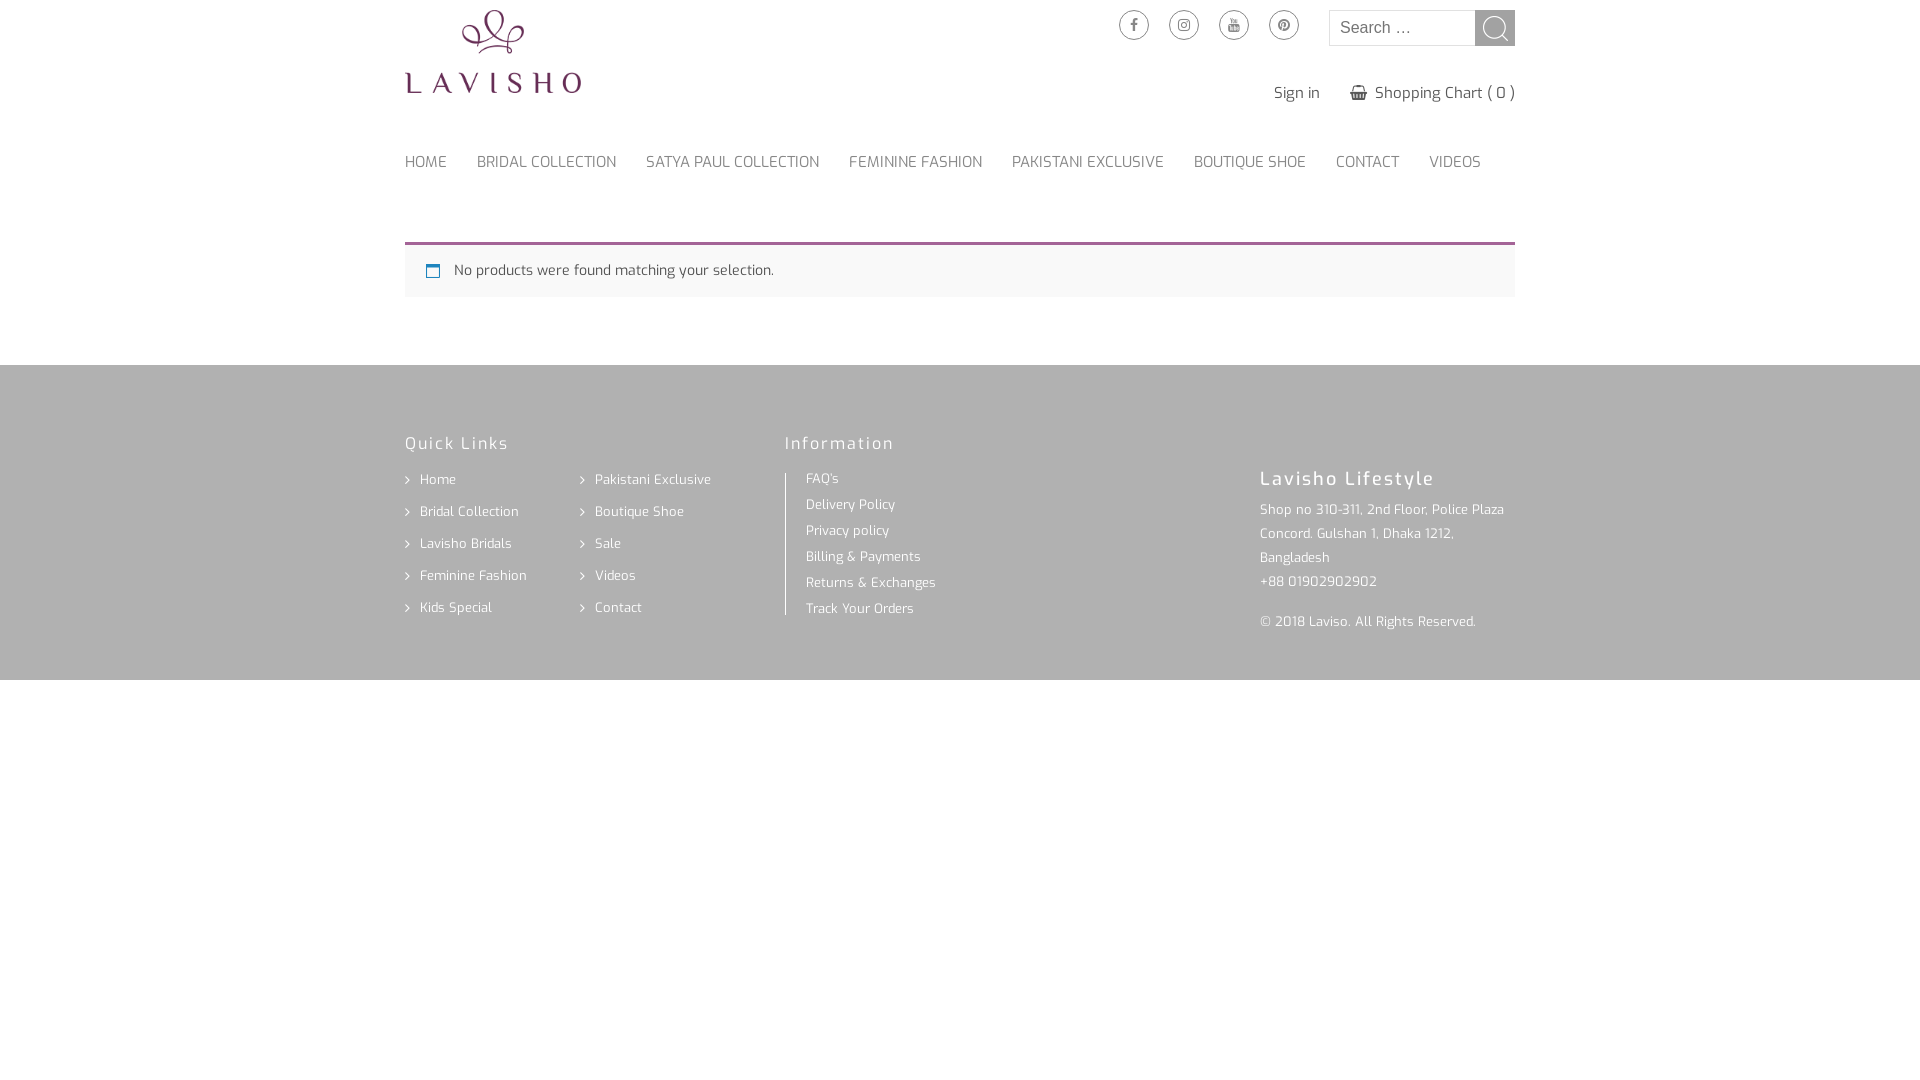 Image resolution: width=1920 pixels, height=1080 pixels. What do you see at coordinates (847, 529) in the screenshot?
I see `'Privacy policy'` at bounding box center [847, 529].